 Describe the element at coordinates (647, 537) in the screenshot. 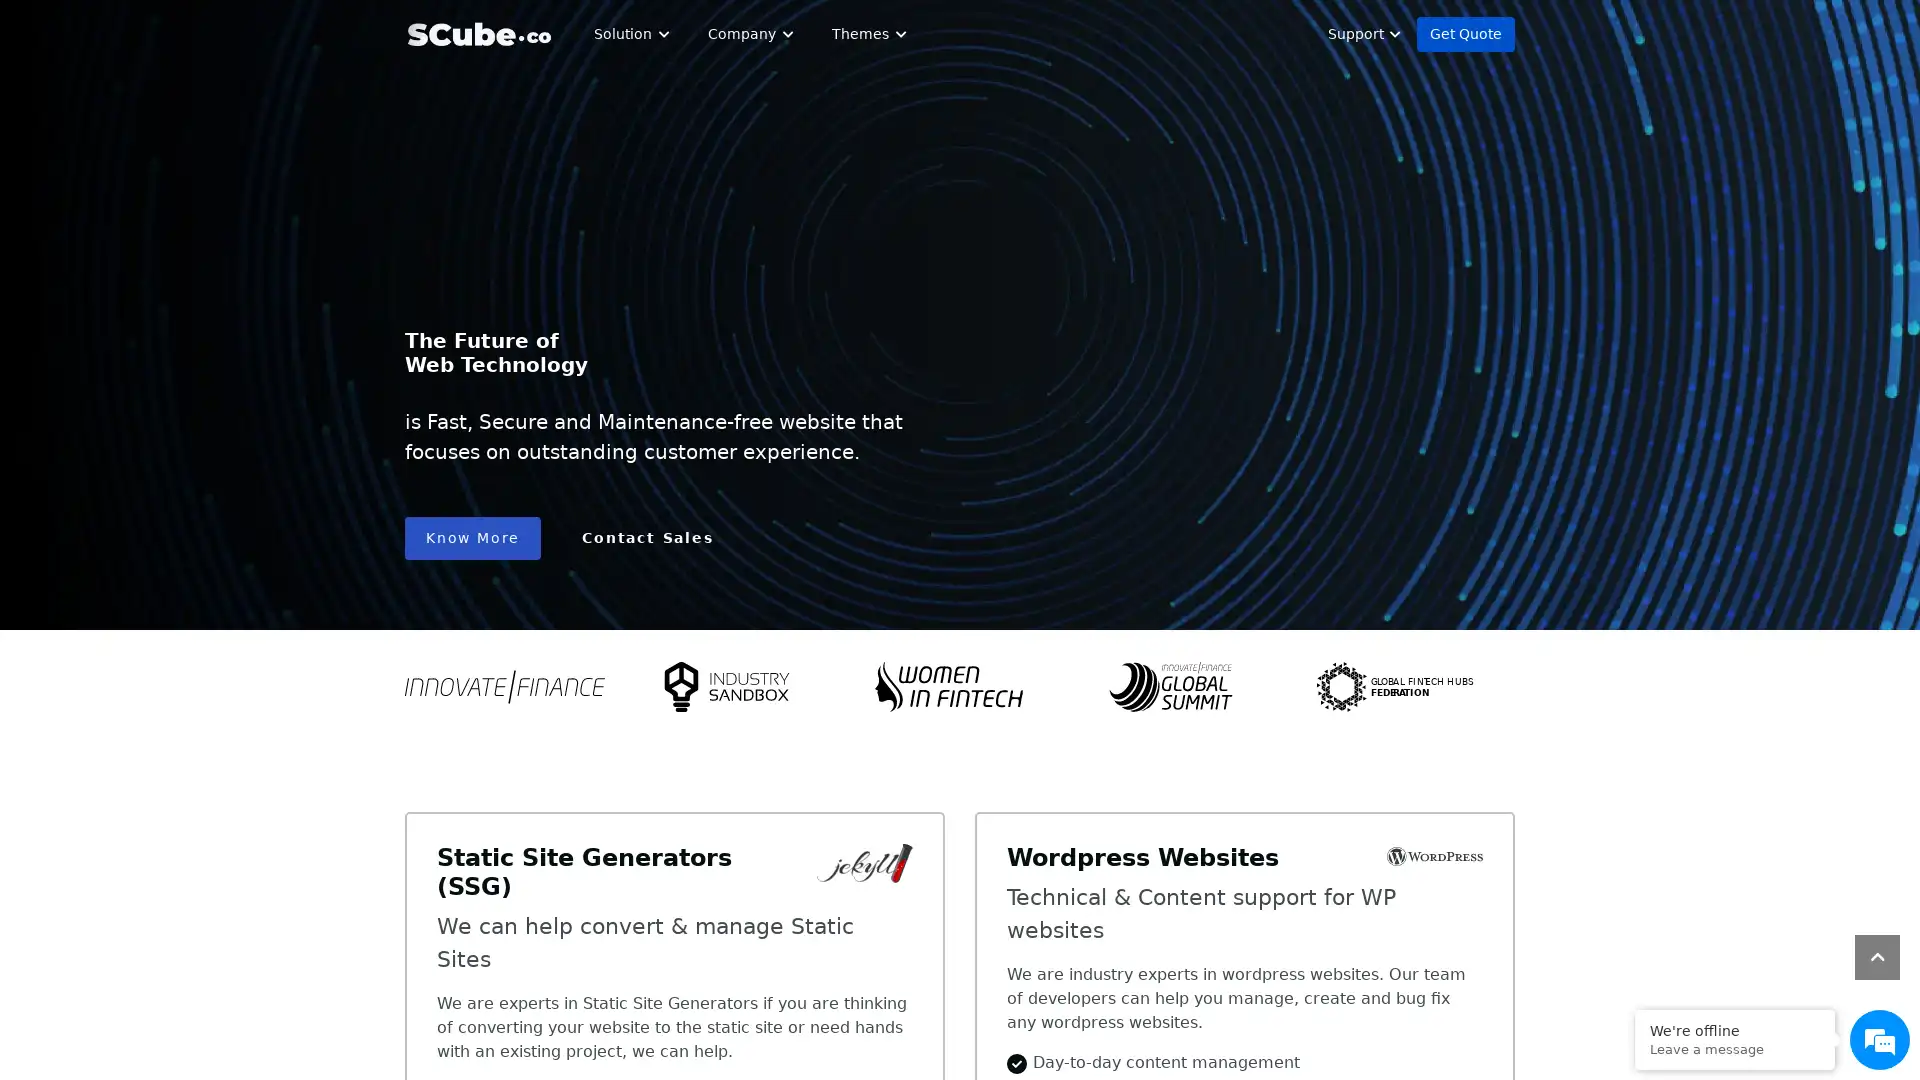

I see `Contact Sales` at that location.